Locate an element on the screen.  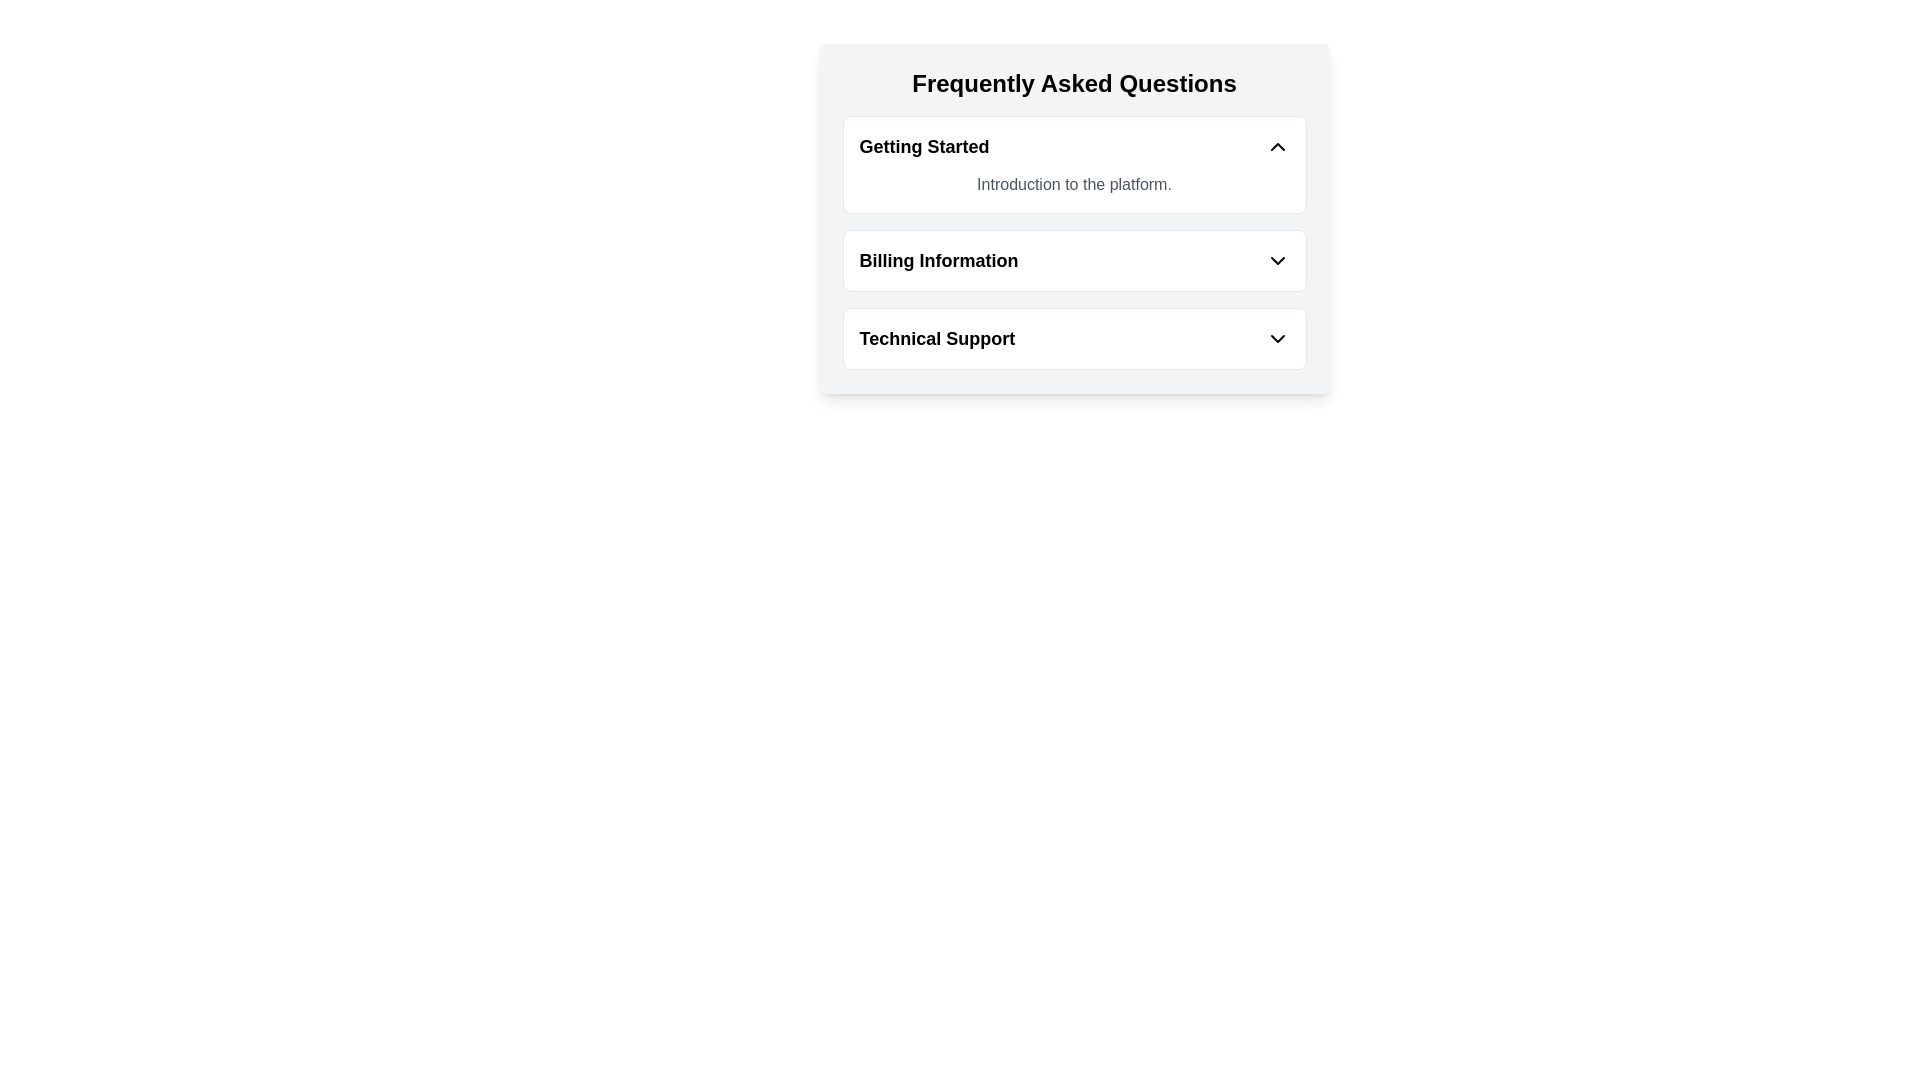
the text label representing the title of the FAQ category for reading by moving the cursor to its center point is located at coordinates (936, 338).